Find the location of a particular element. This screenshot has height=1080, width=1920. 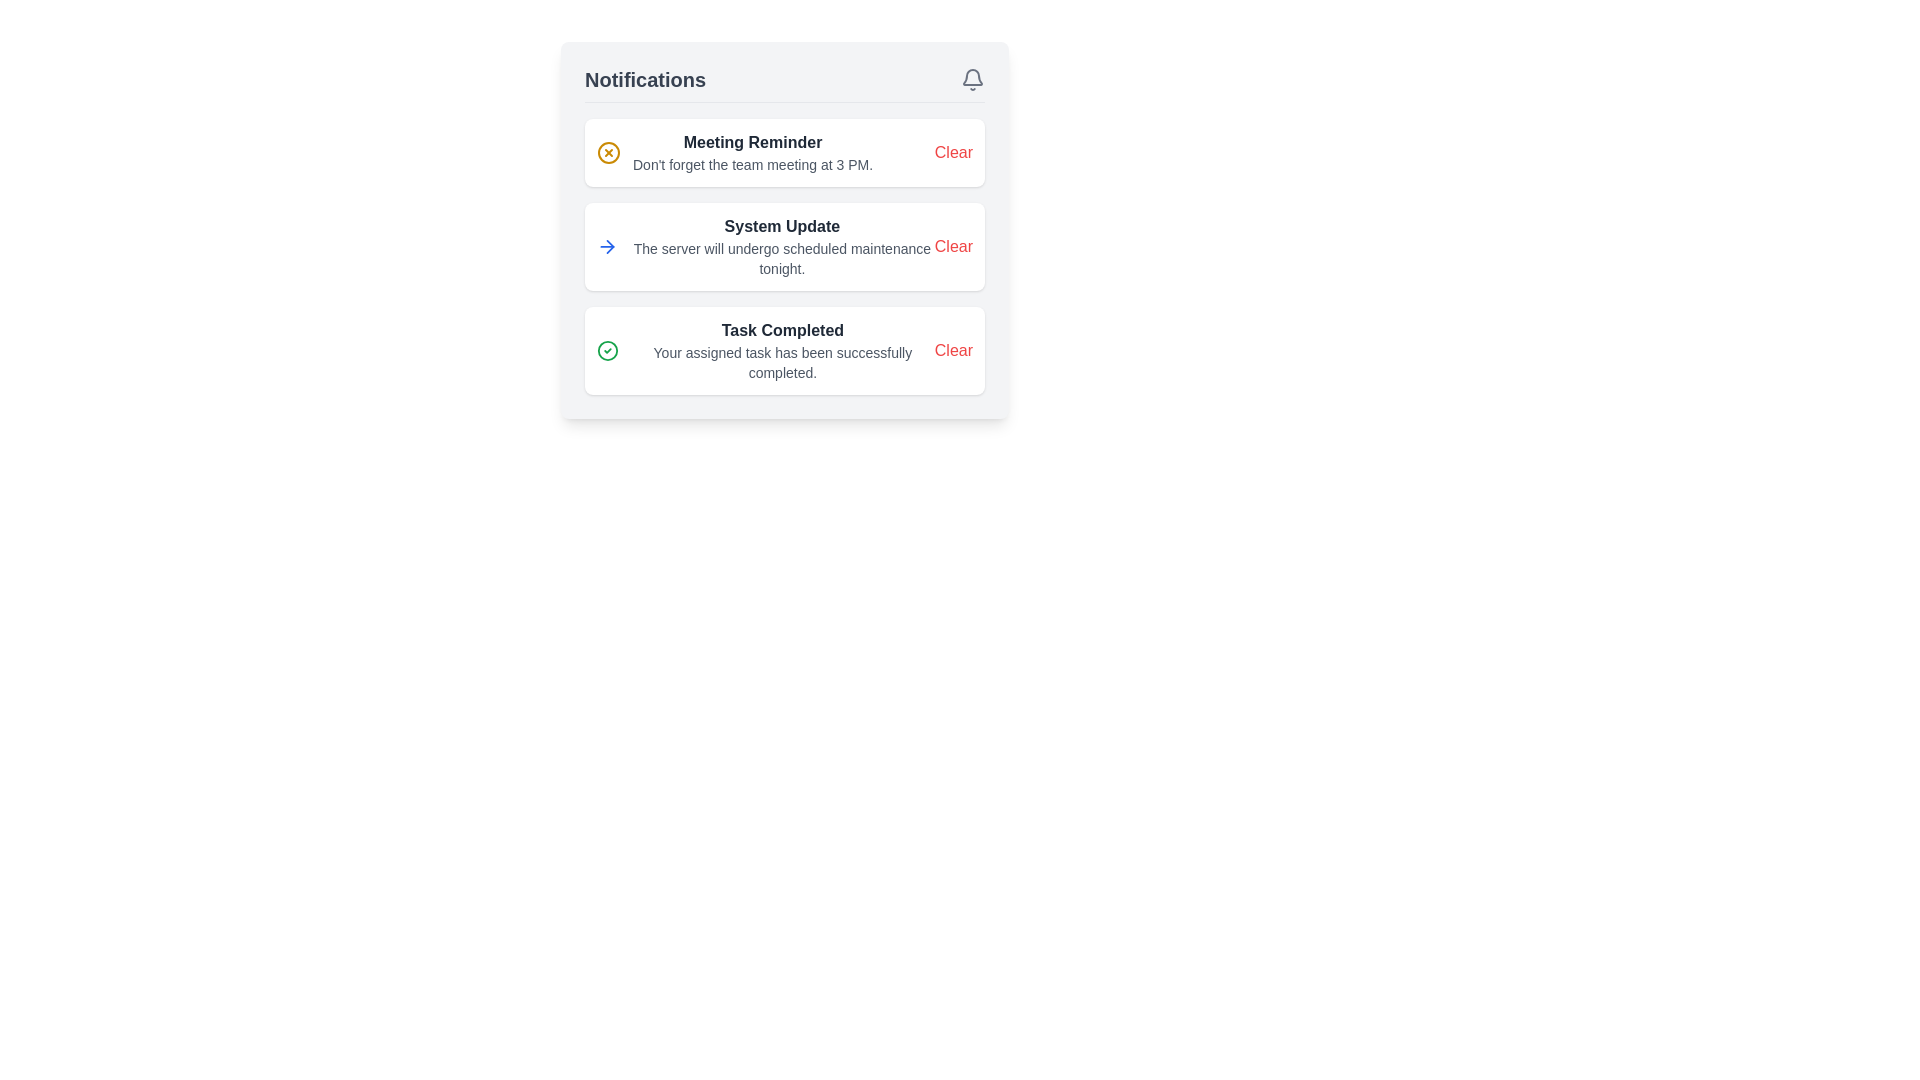

the 'Clear' button, which is a bold red textual button located at the extreme right of the notification card is located at coordinates (952, 245).